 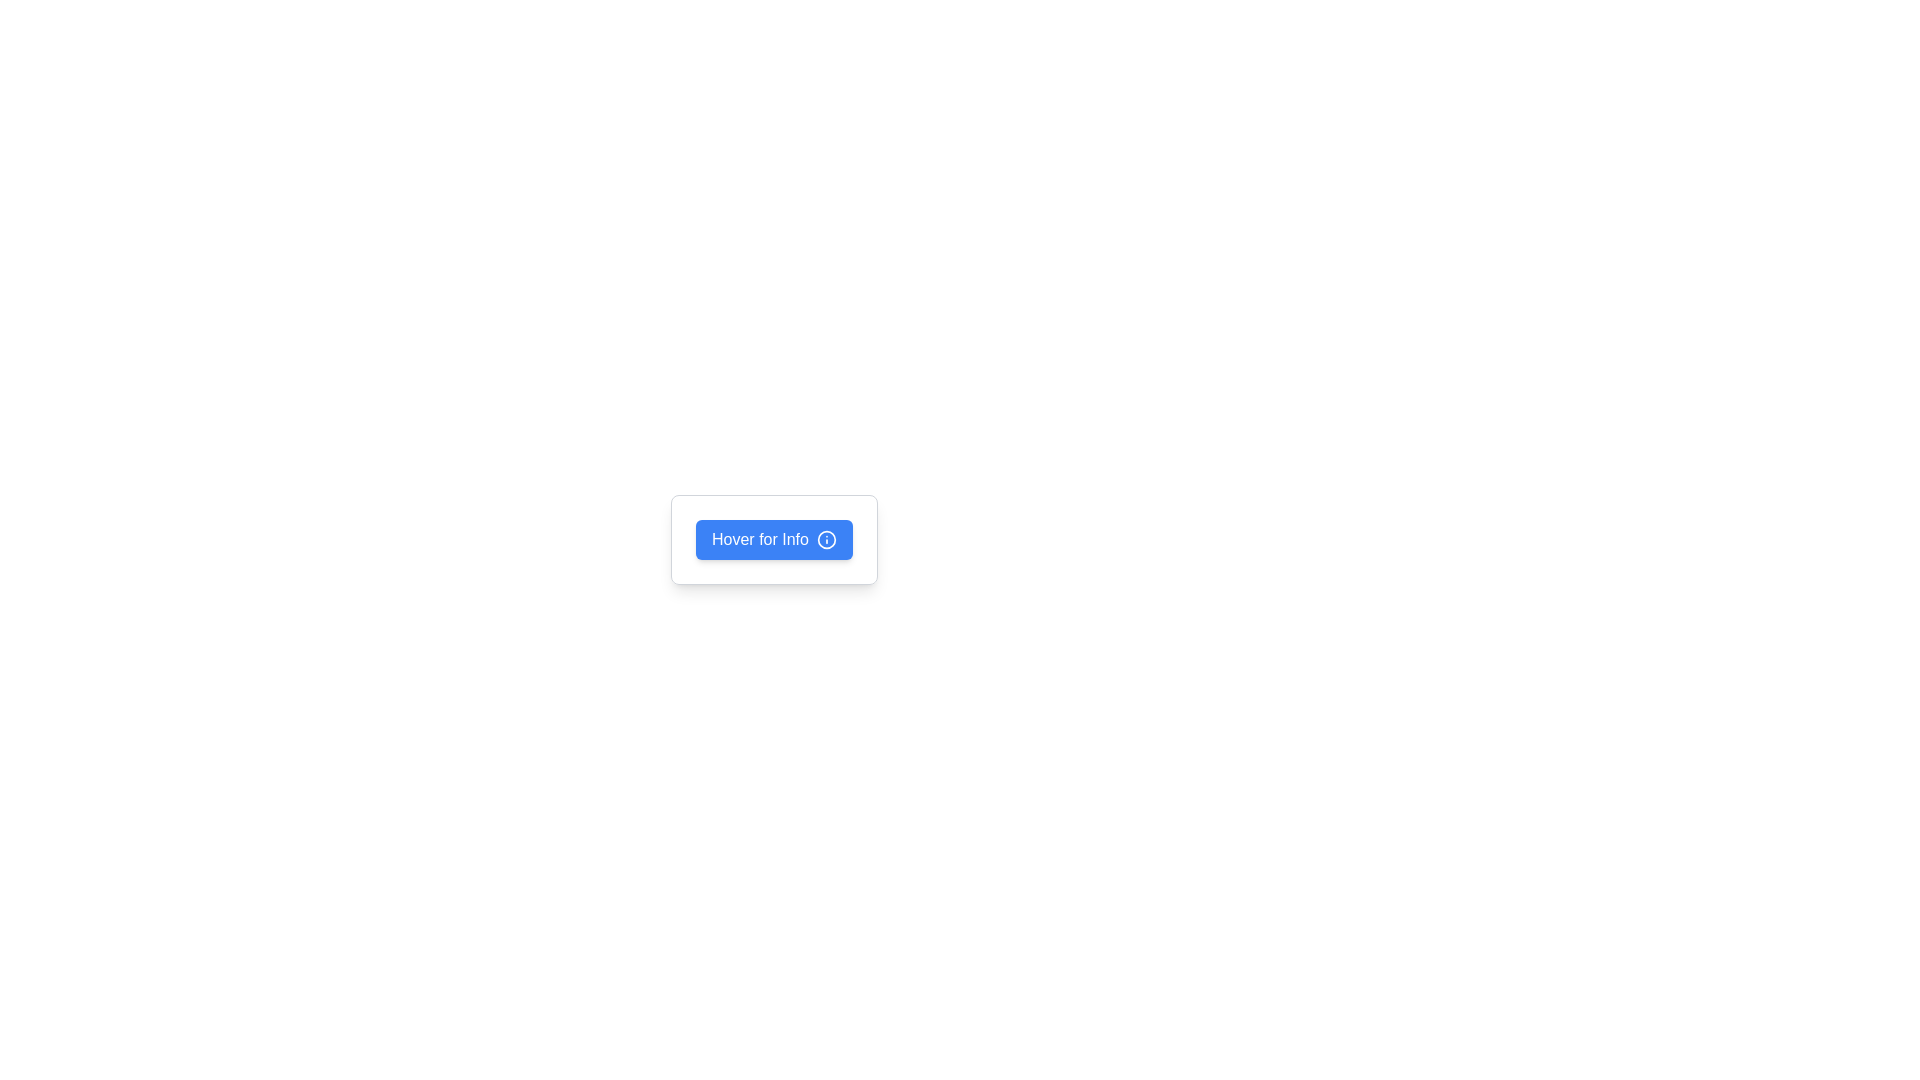 I want to click on the circular portion of the 'info' icon located at the top-right of the 'Hover for Info' button, so click(x=826, y=540).